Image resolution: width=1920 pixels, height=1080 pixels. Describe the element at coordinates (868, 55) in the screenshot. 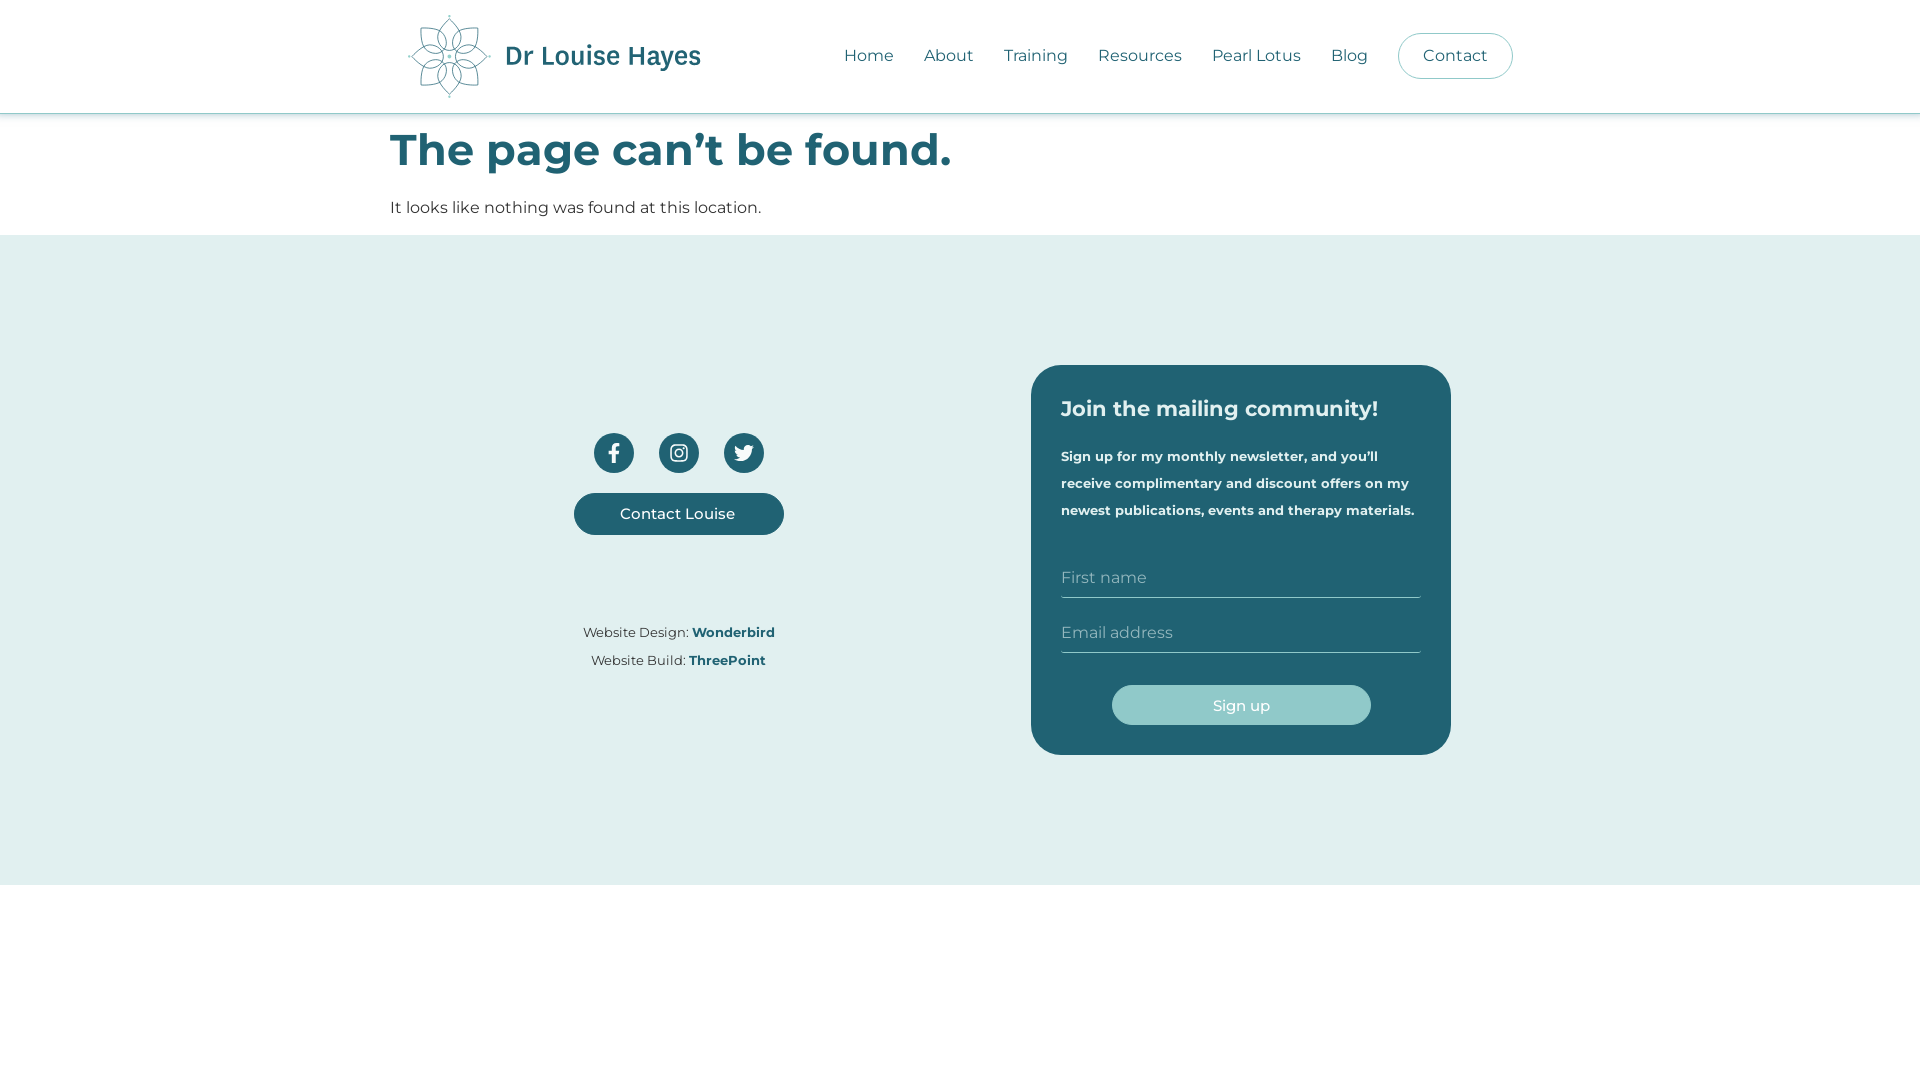

I see `'Home'` at that location.